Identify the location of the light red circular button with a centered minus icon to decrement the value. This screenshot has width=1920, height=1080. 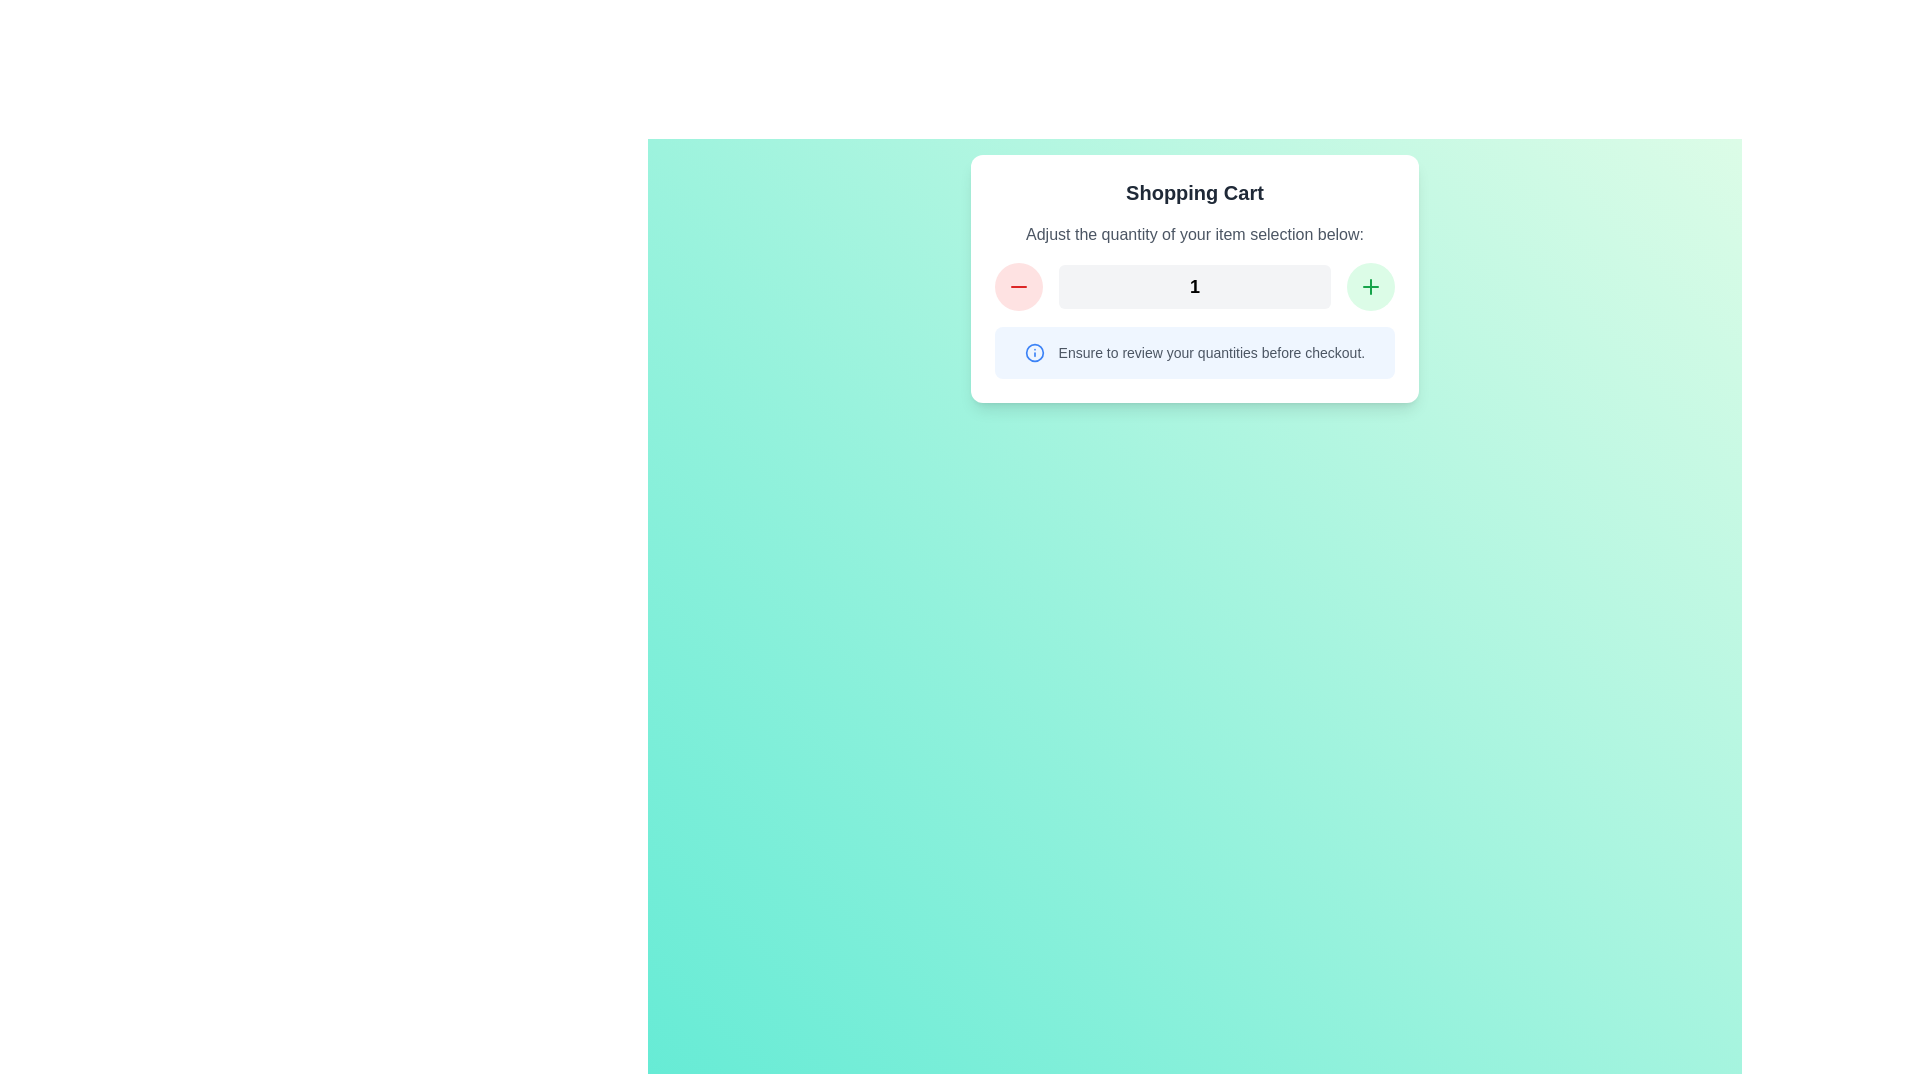
(1018, 286).